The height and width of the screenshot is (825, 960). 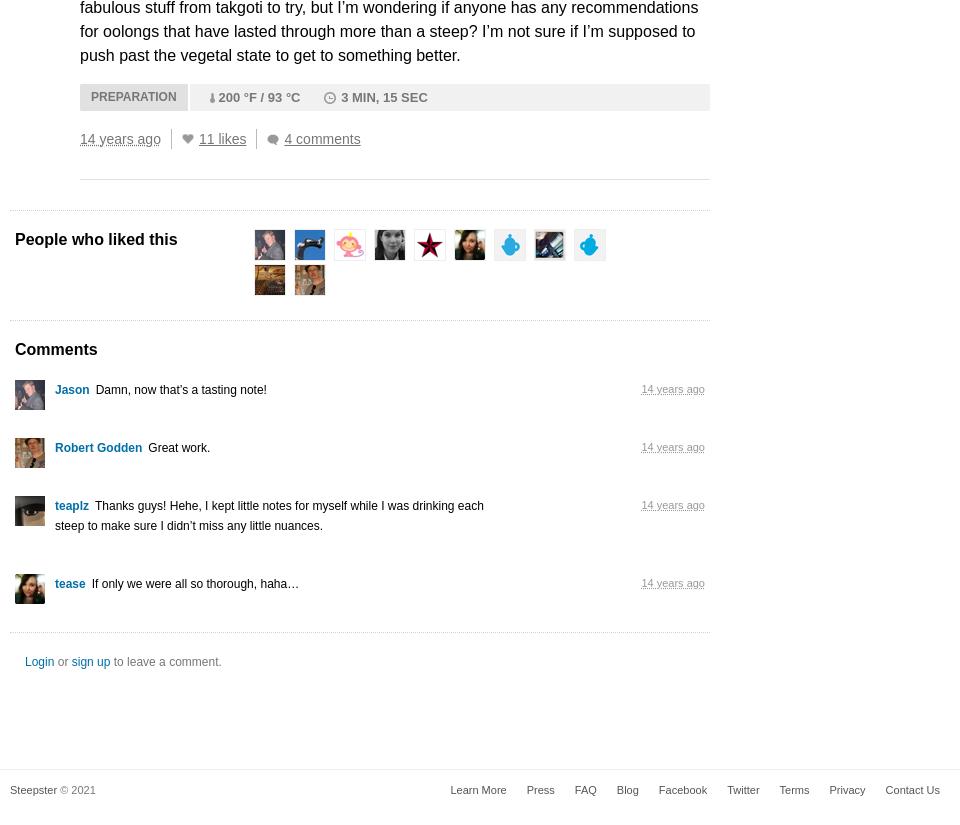 What do you see at coordinates (72, 388) in the screenshot?
I see `'Jason'` at bounding box center [72, 388].